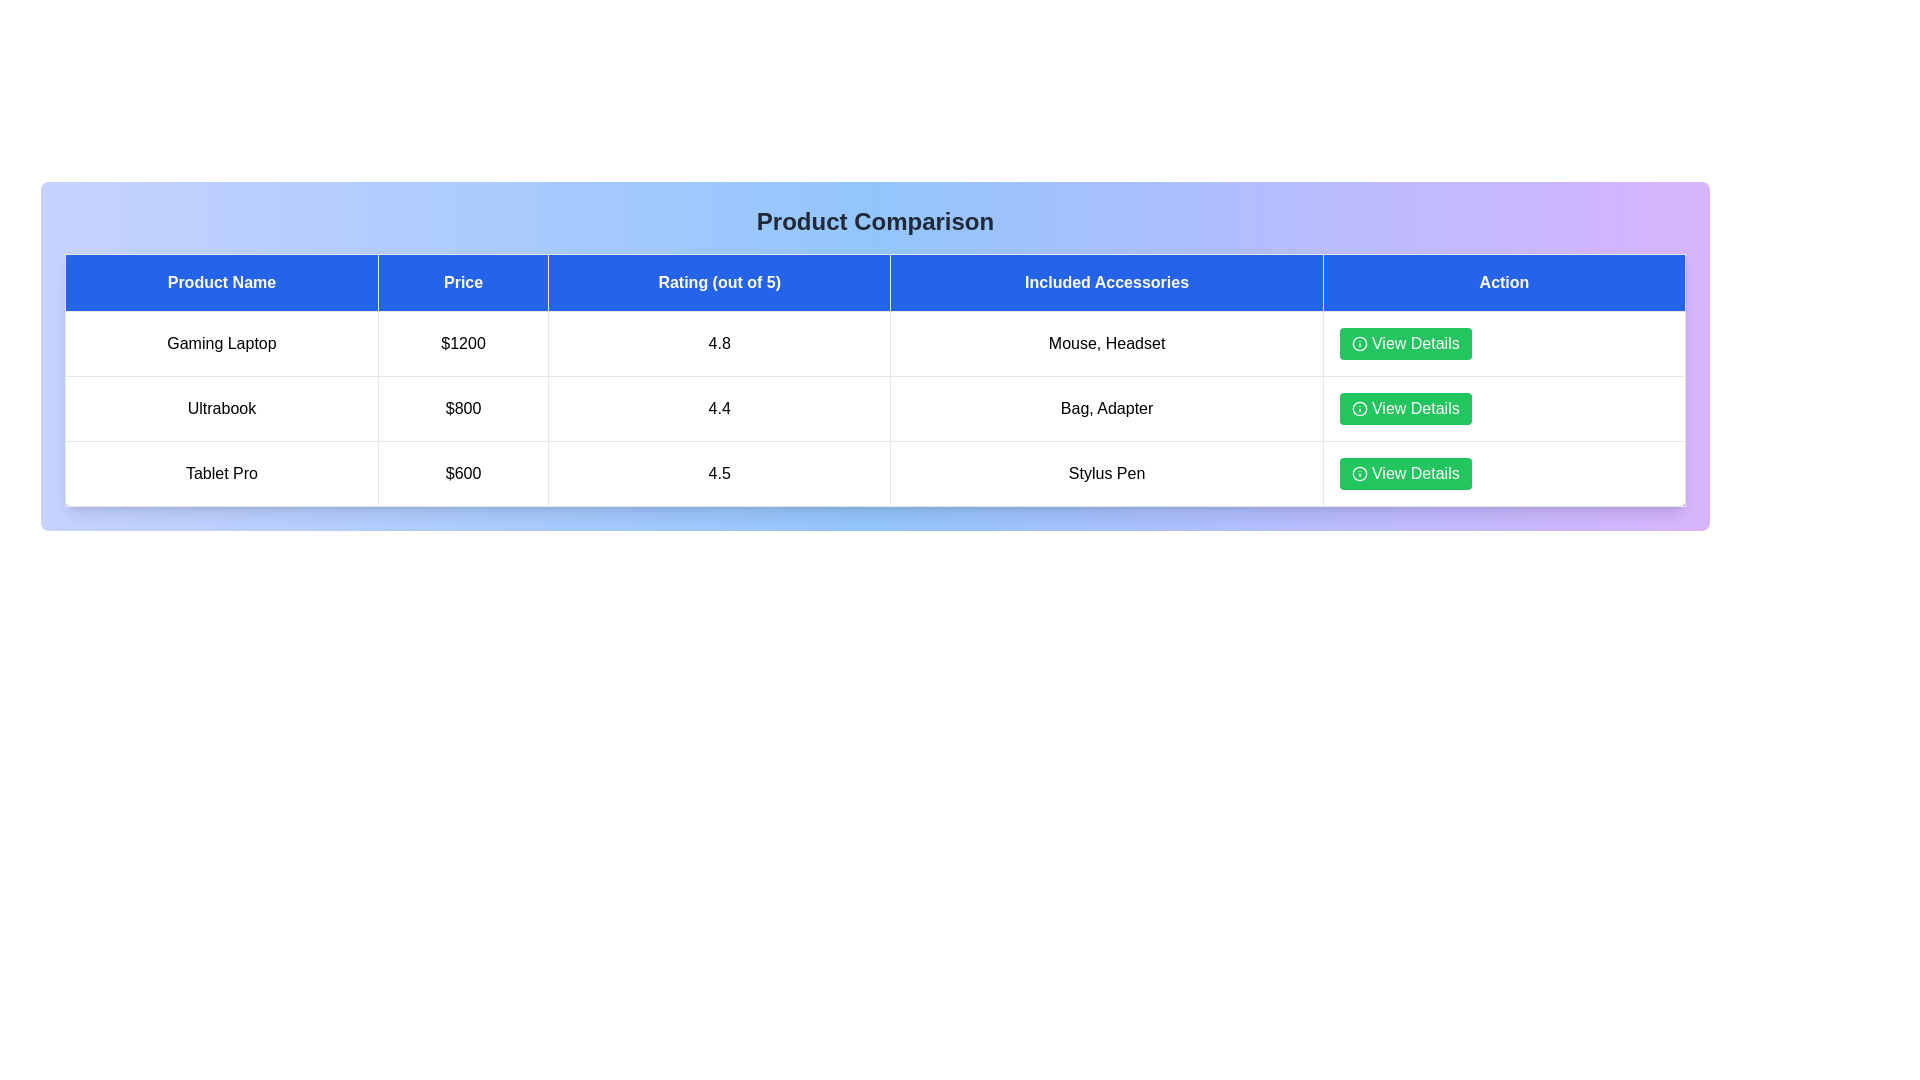 Image resolution: width=1920 pixels, height=1080 pixels. Describe the element at coordinates (875, 342) in the screenshot. I see `the row corresponding to Gaming Laptop` at that location.